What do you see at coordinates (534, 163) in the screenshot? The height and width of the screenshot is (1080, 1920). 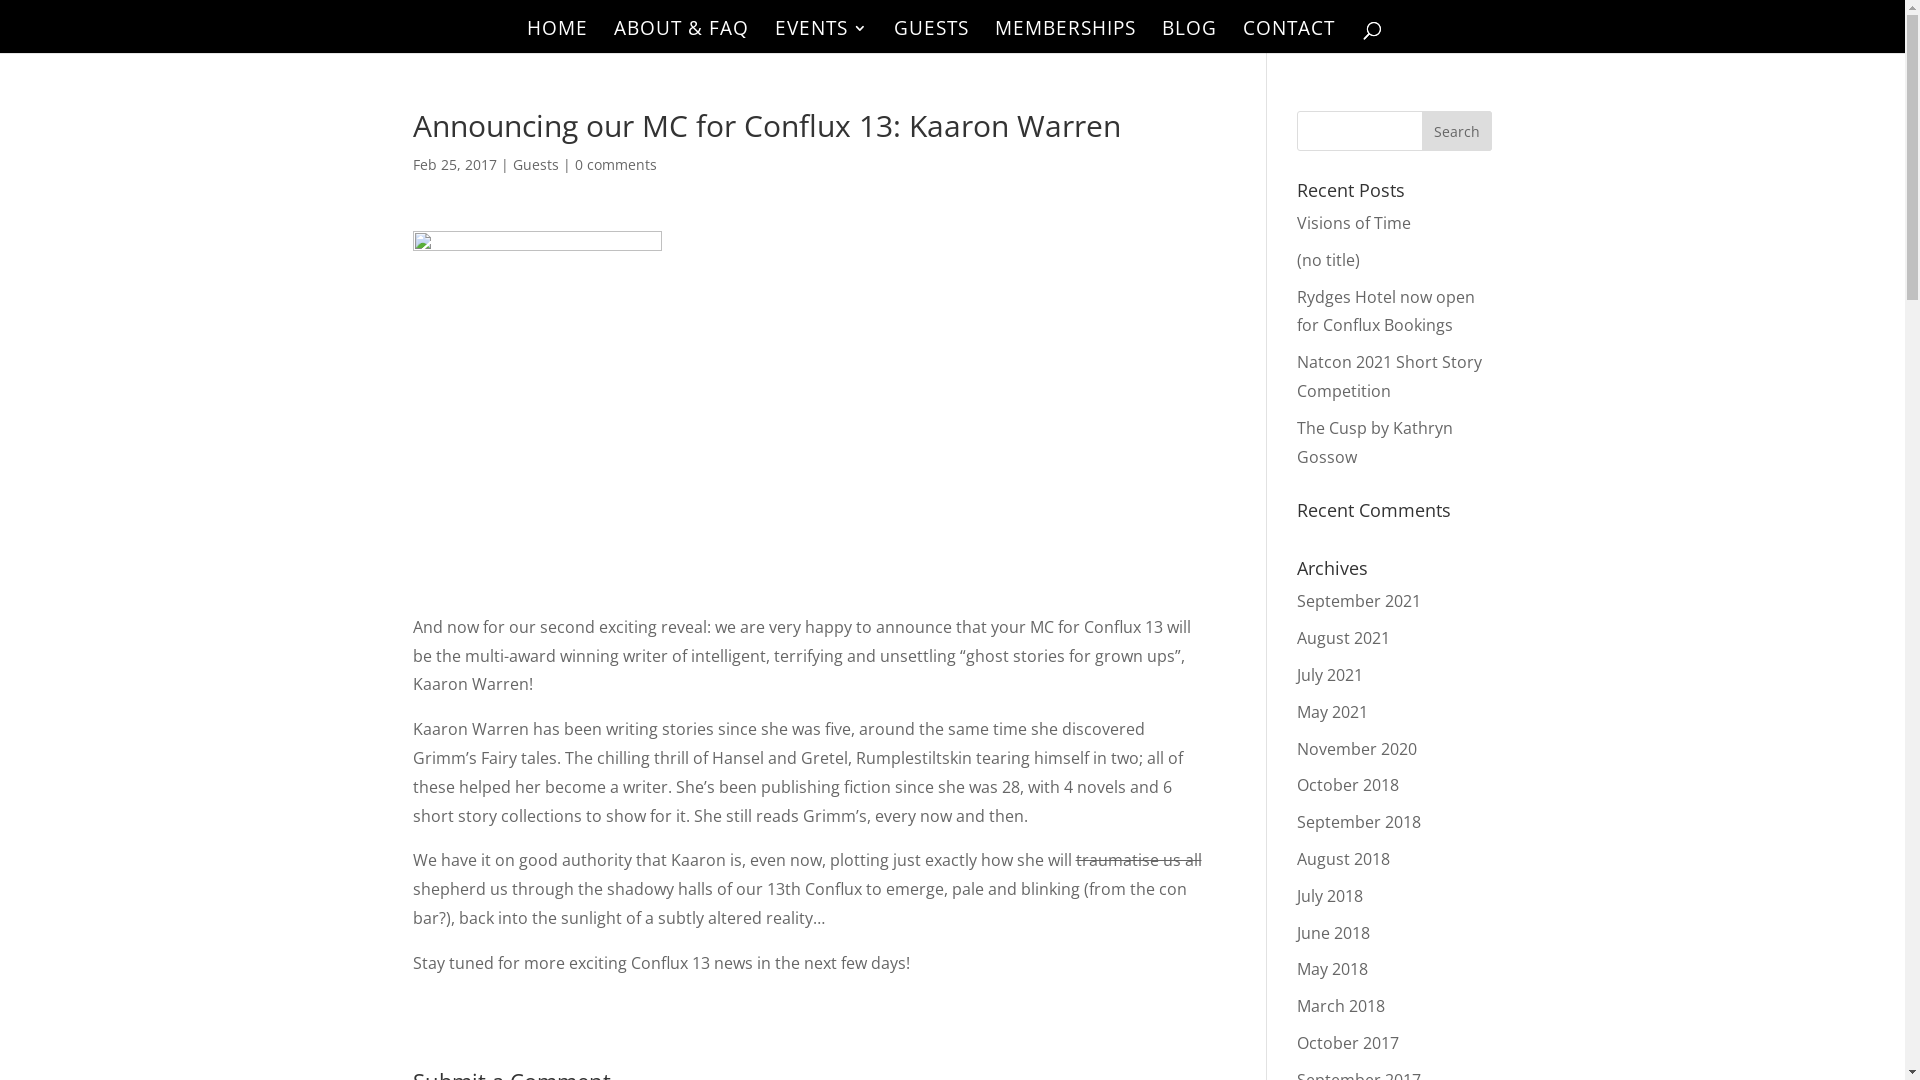 I see `'Guests'` at bounding box center [534, 163].